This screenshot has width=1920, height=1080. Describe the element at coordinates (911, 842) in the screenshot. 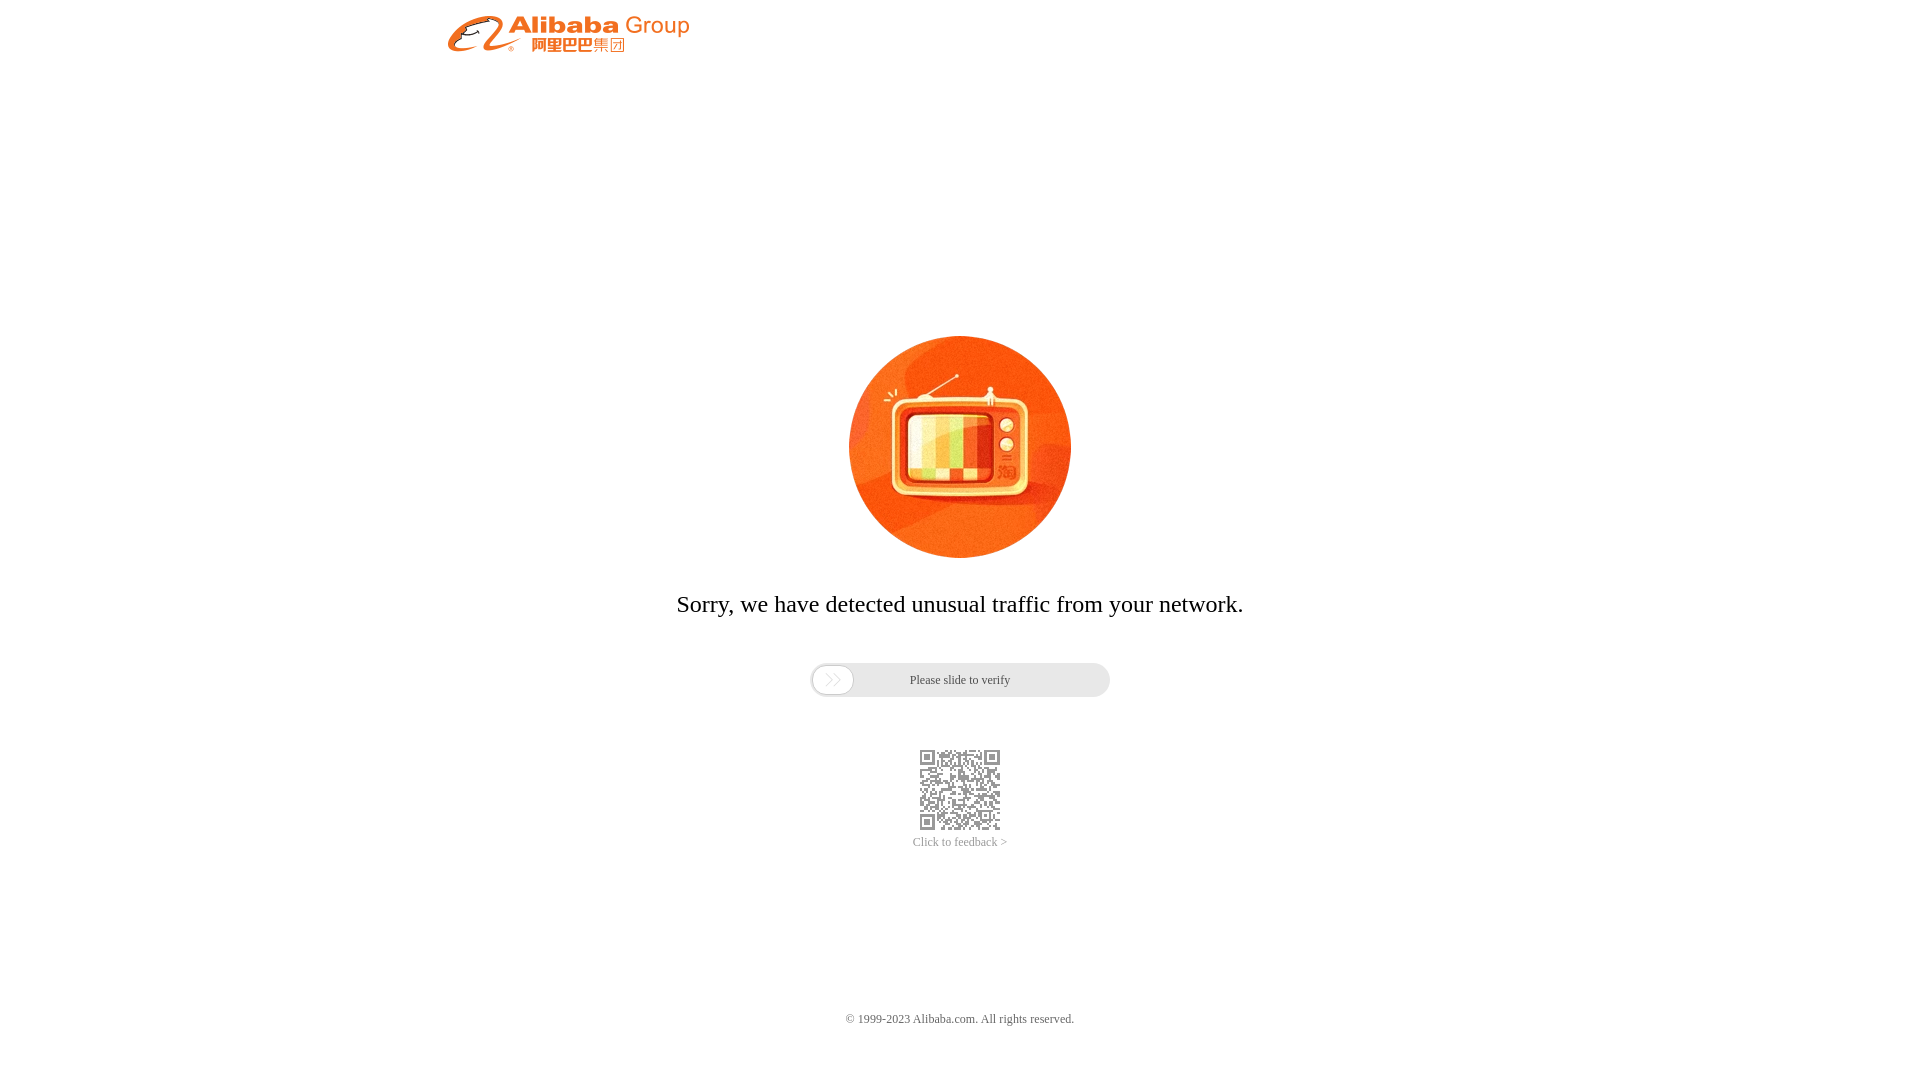

I see `'Click to feedback >'` at that location.